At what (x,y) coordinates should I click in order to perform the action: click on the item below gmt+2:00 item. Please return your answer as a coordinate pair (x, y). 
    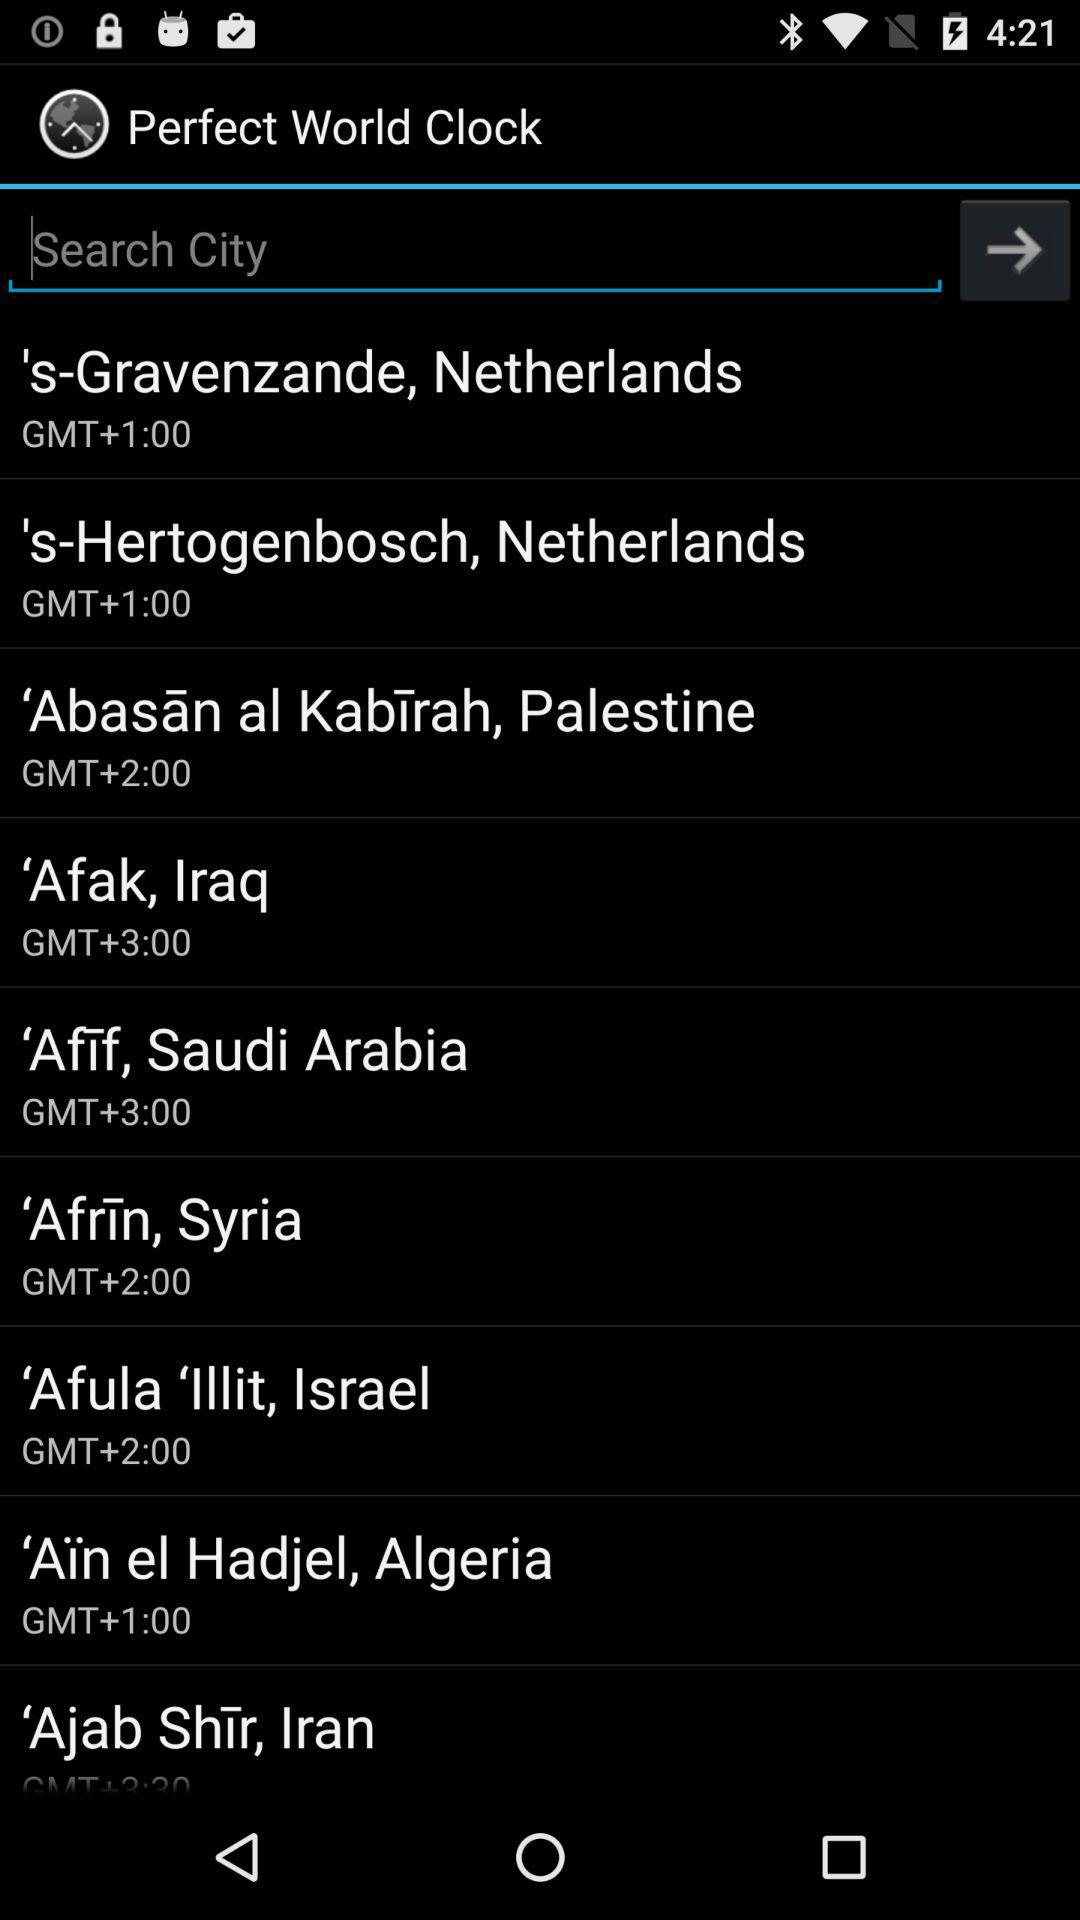
    Looking at the image, I should click on (540, 1385).